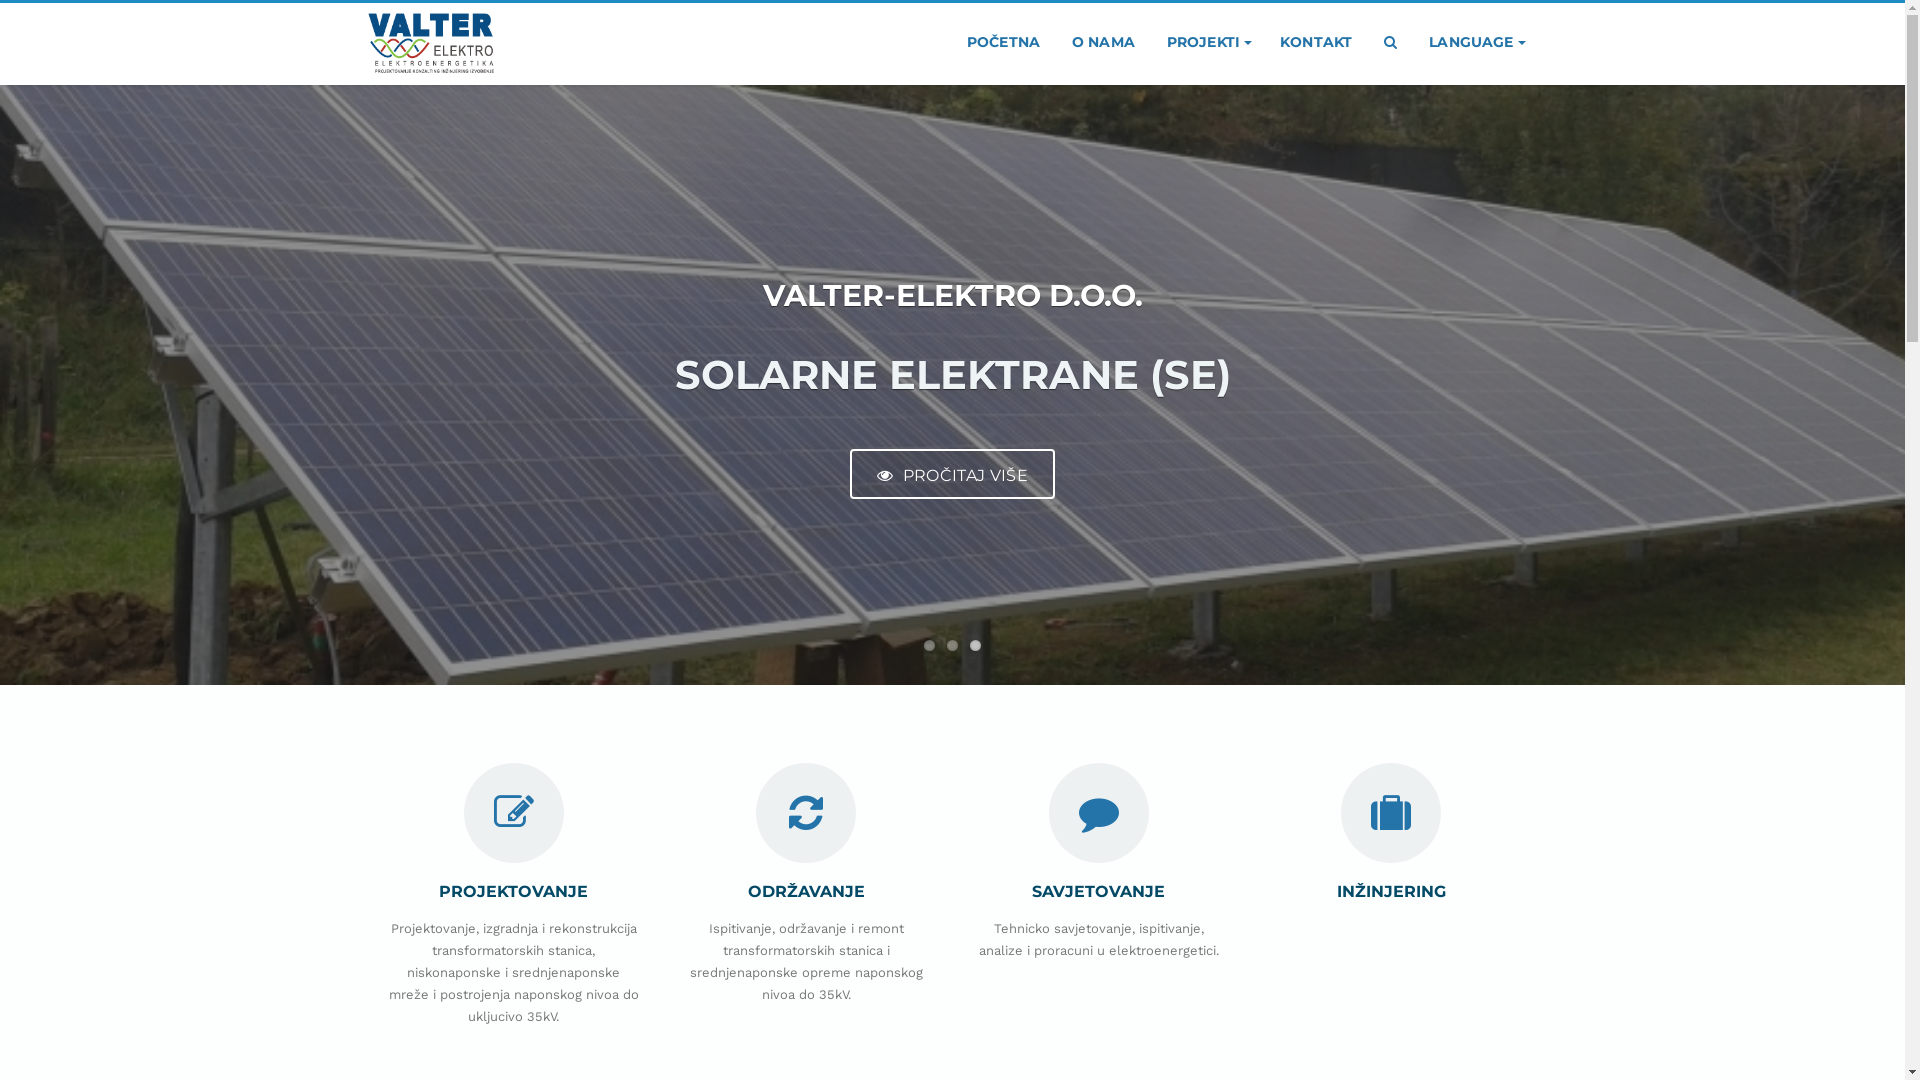  I want to click on 'PROJEKTI', so click(1206, 42).